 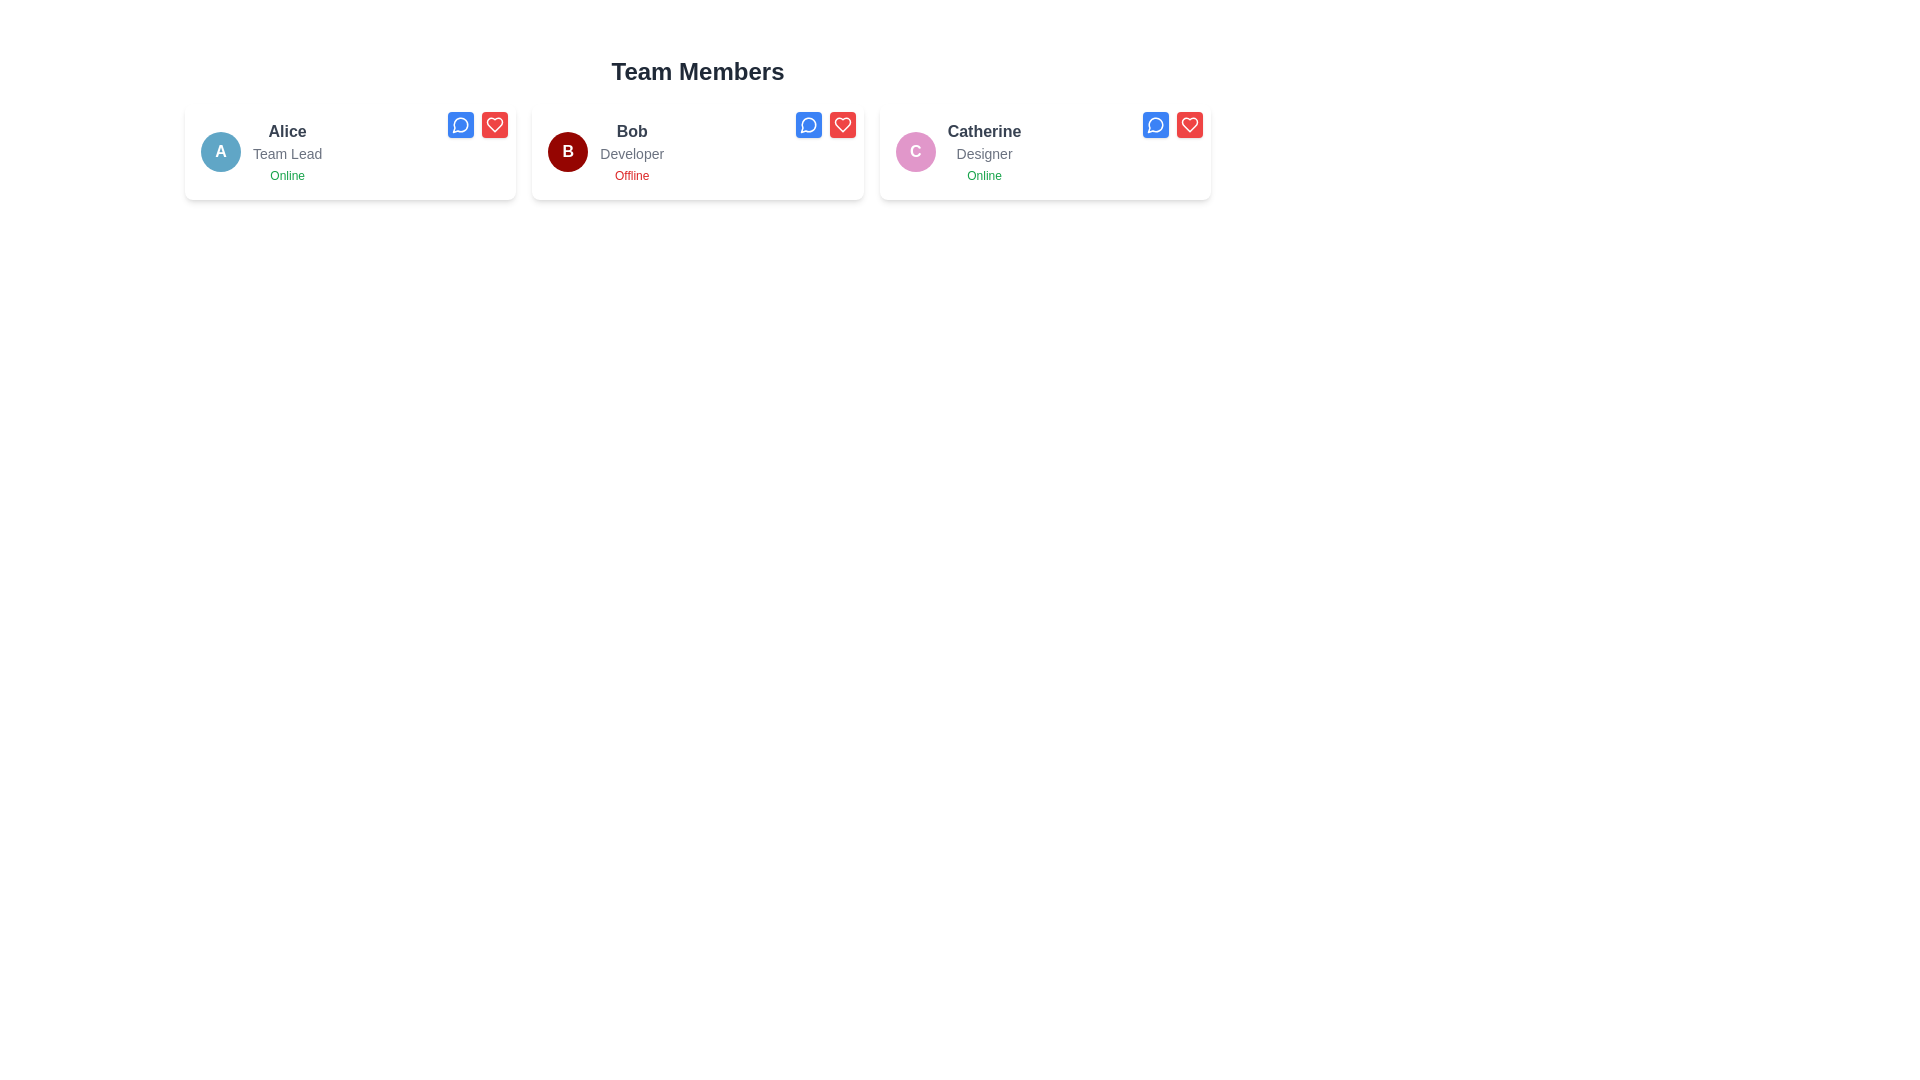 What do you see at coordinates (286, 131) in the screenshot?
I see `the static text label 'Alice' which is prominently displayed in bold dark gray text within a card layout indicating a person's profile information` at bounding box center [286, 131].